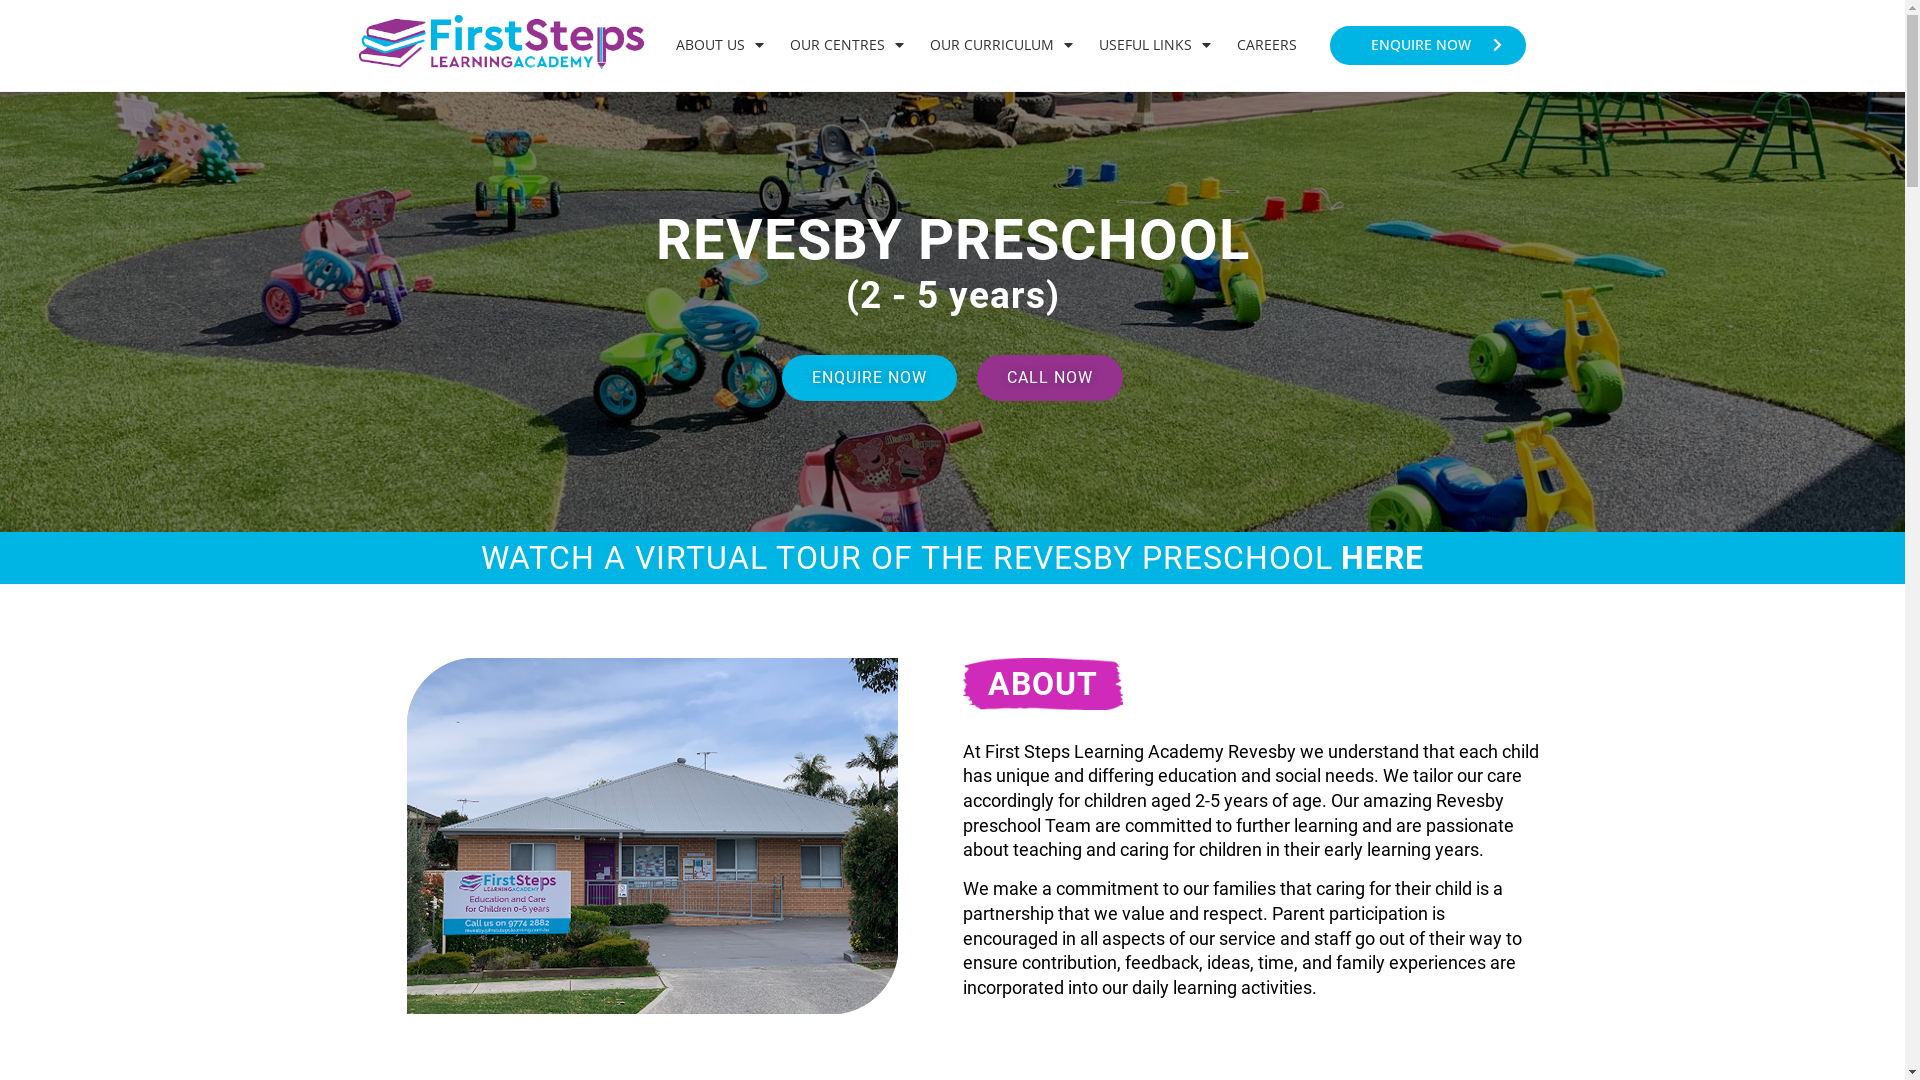 The height and width of the screenshot is (1080, 1920). I want to click on 'CALL NOW', so click(1049, 378).